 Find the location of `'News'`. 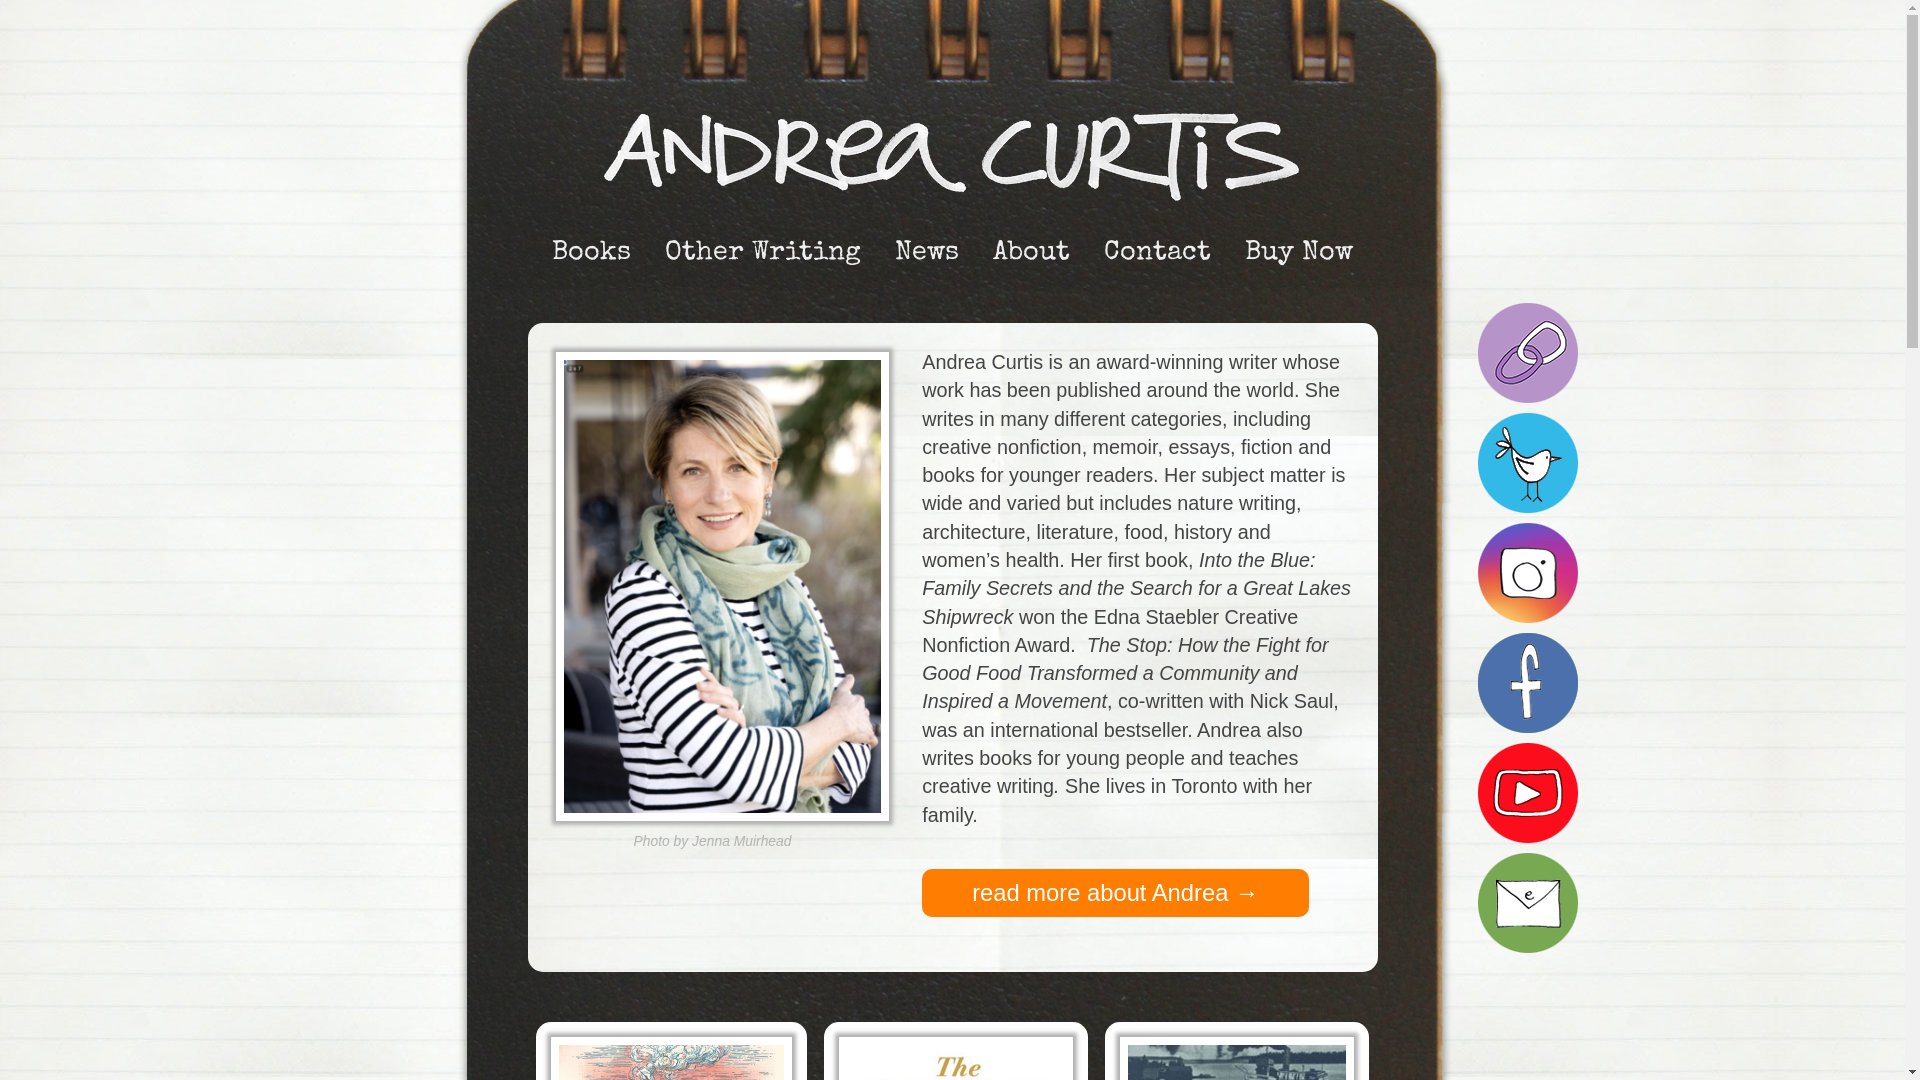

'News' is located at coordinates (925, 252).